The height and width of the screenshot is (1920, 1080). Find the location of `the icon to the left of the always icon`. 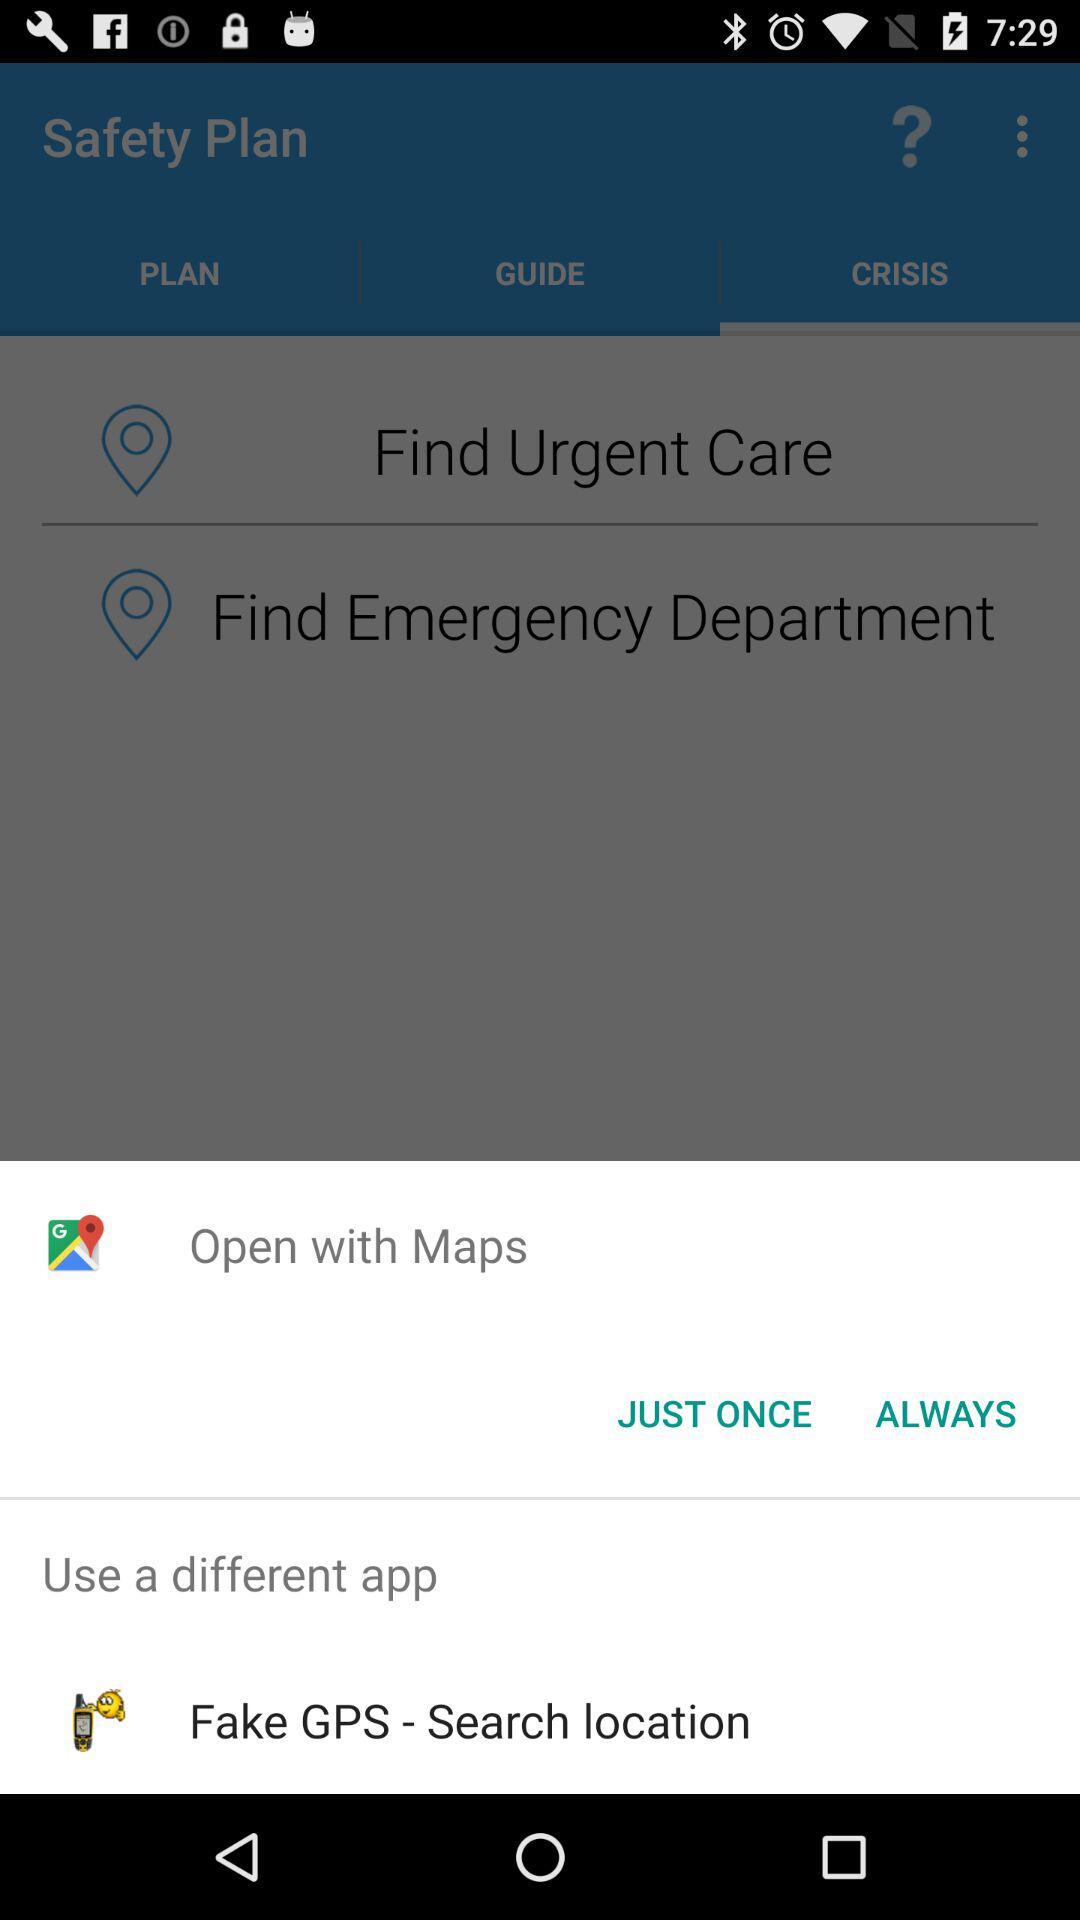

the icon to the left of the always icon is located at coordinates (713, 1411).